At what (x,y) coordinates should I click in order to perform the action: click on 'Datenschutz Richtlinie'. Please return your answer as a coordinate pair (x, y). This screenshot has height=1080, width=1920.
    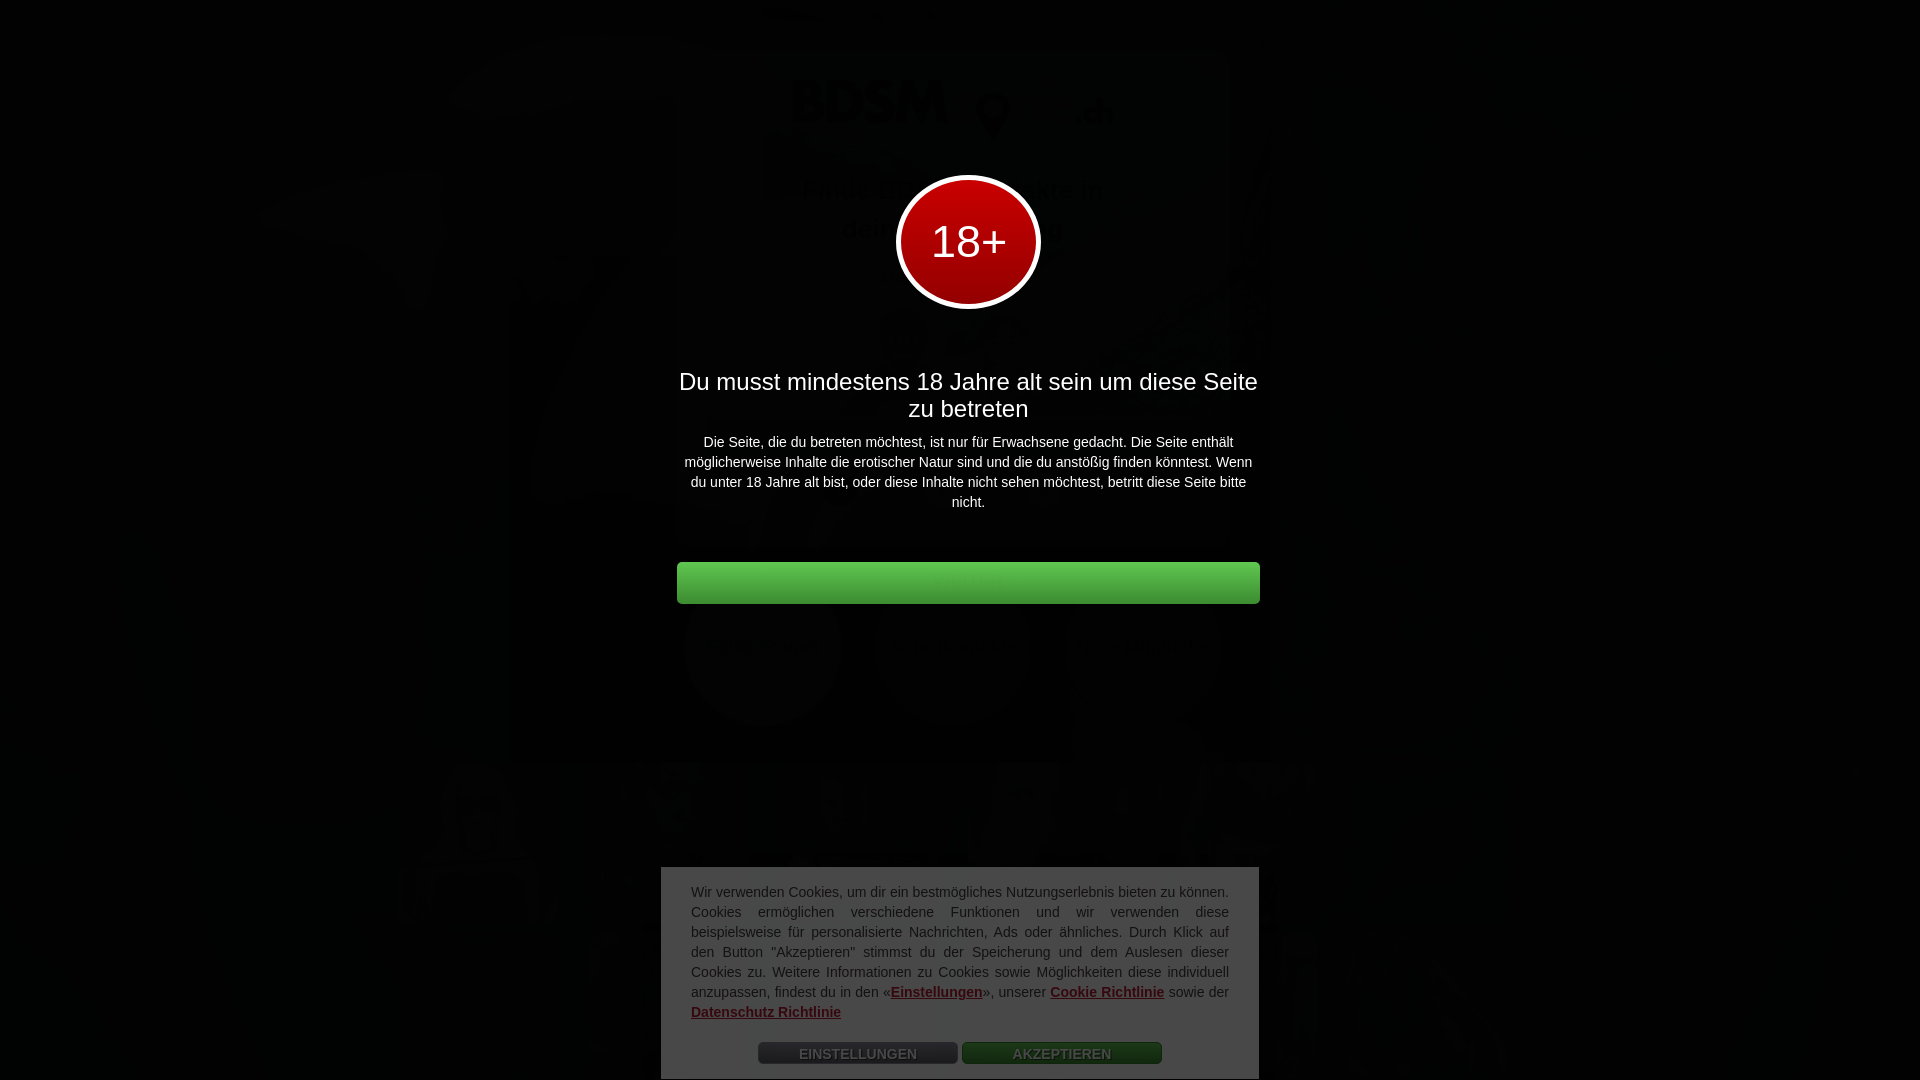
    Looking at the image, I should click on (765, 1011).